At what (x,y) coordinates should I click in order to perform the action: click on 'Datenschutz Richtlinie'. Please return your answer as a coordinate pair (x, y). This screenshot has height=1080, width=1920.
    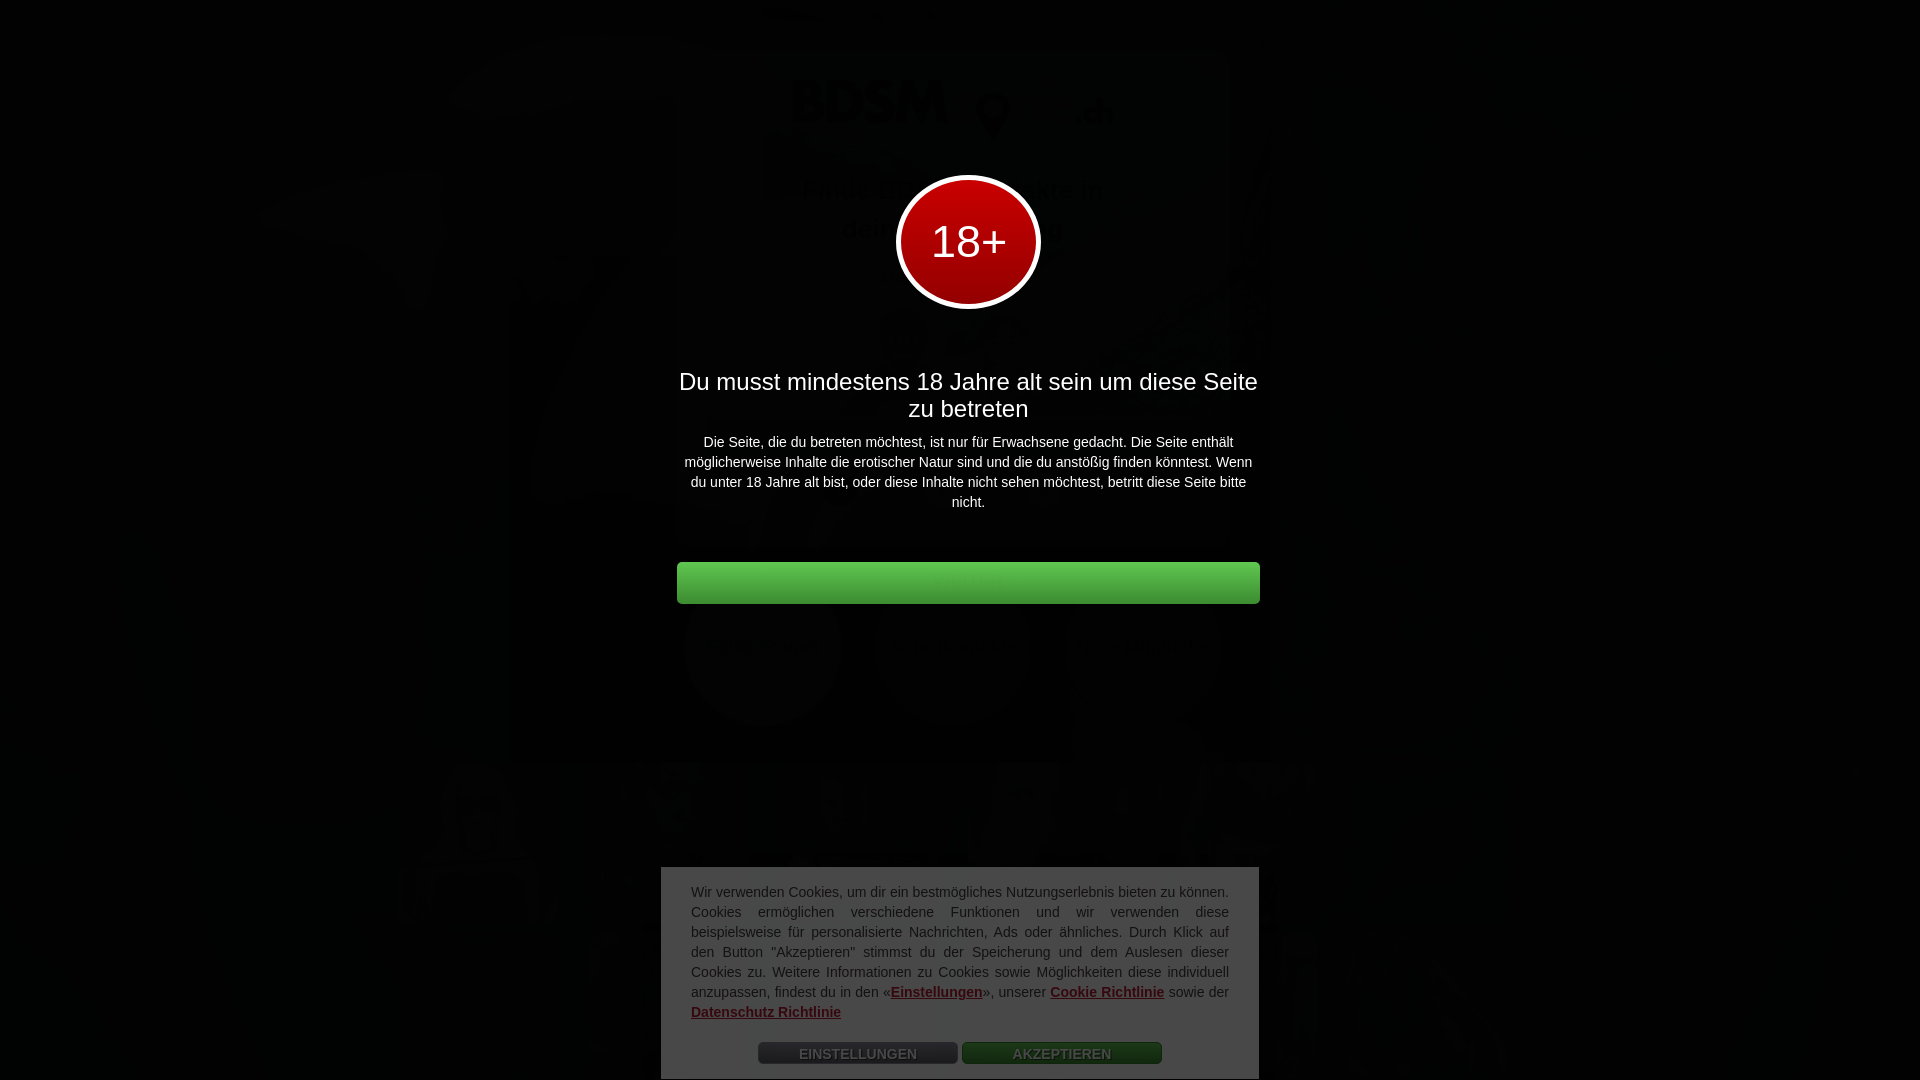
    Looking at the image, I should click on (765, 1011).